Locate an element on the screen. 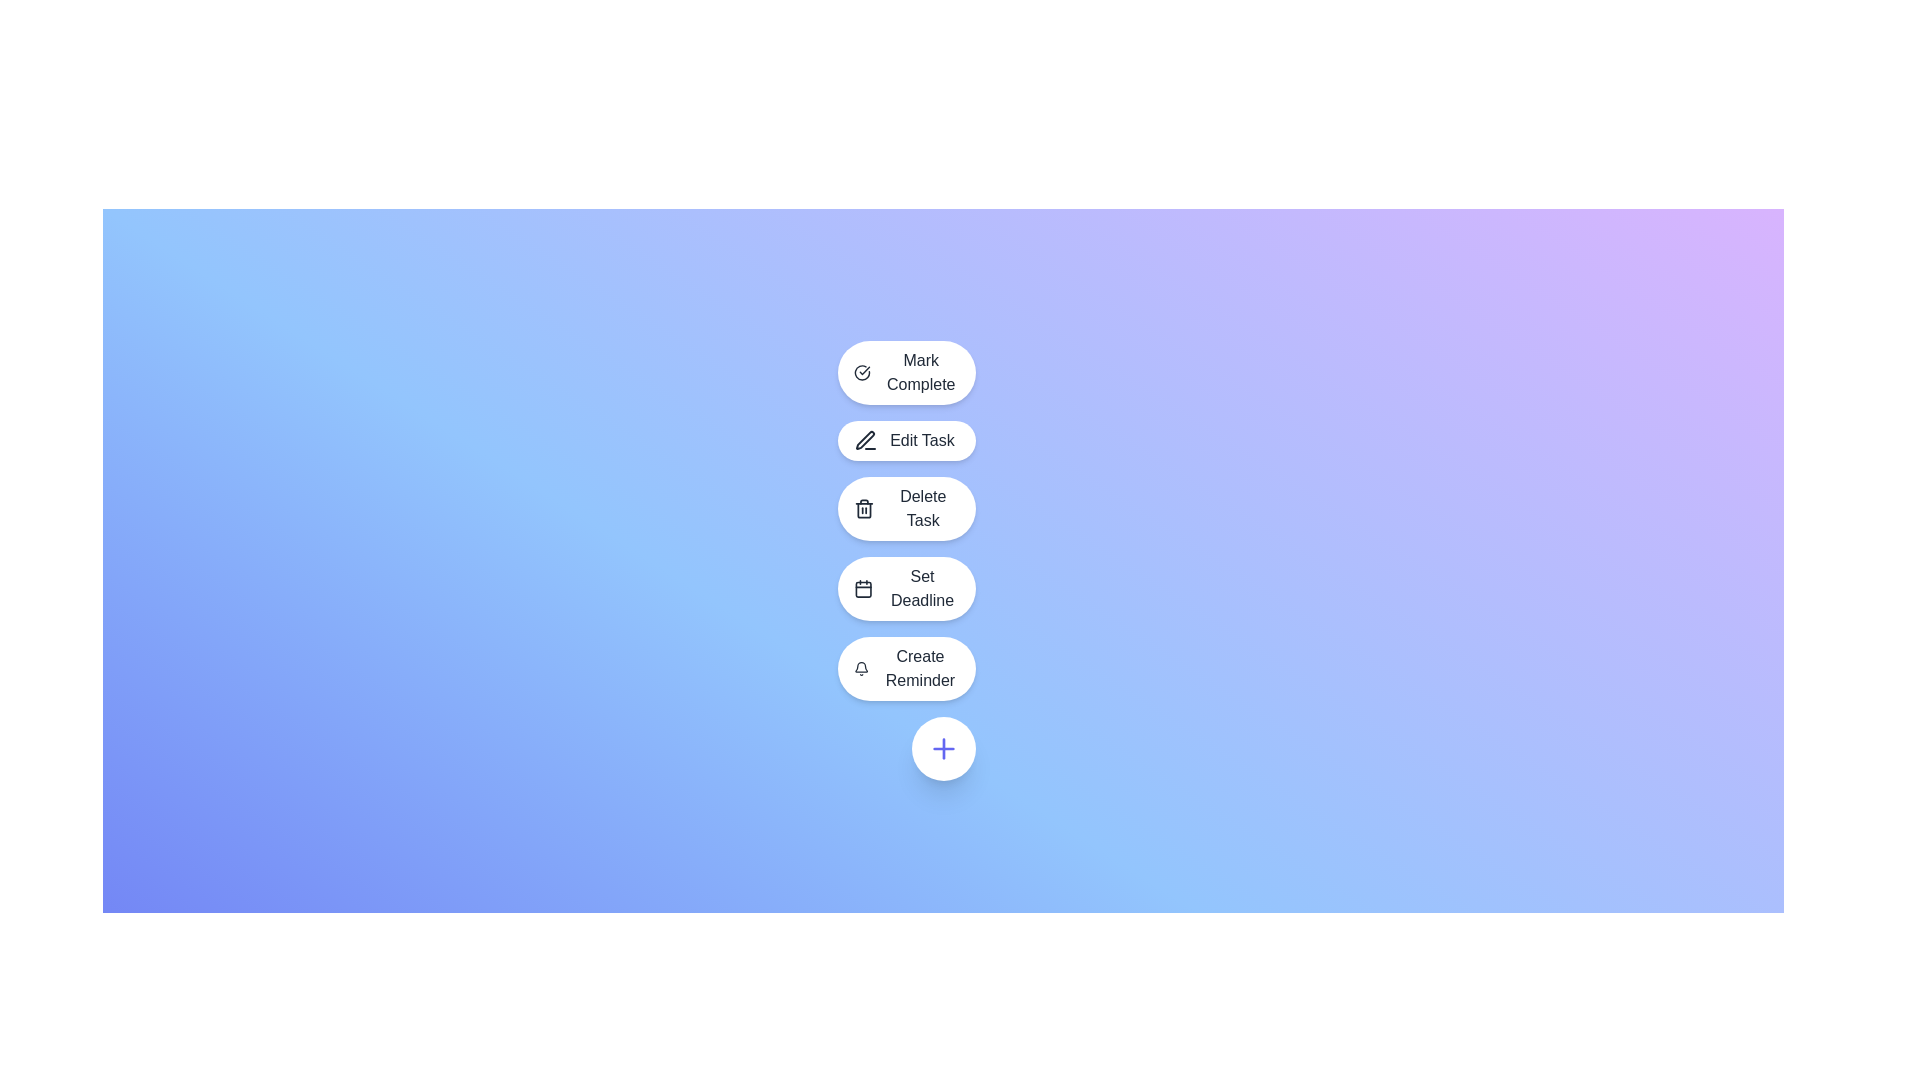  the 'Set Deadline' button, which is a visually contained rectangular shape with rounded corners and a red filled area, located within a calendar icon is located at coordinates (863, 588).